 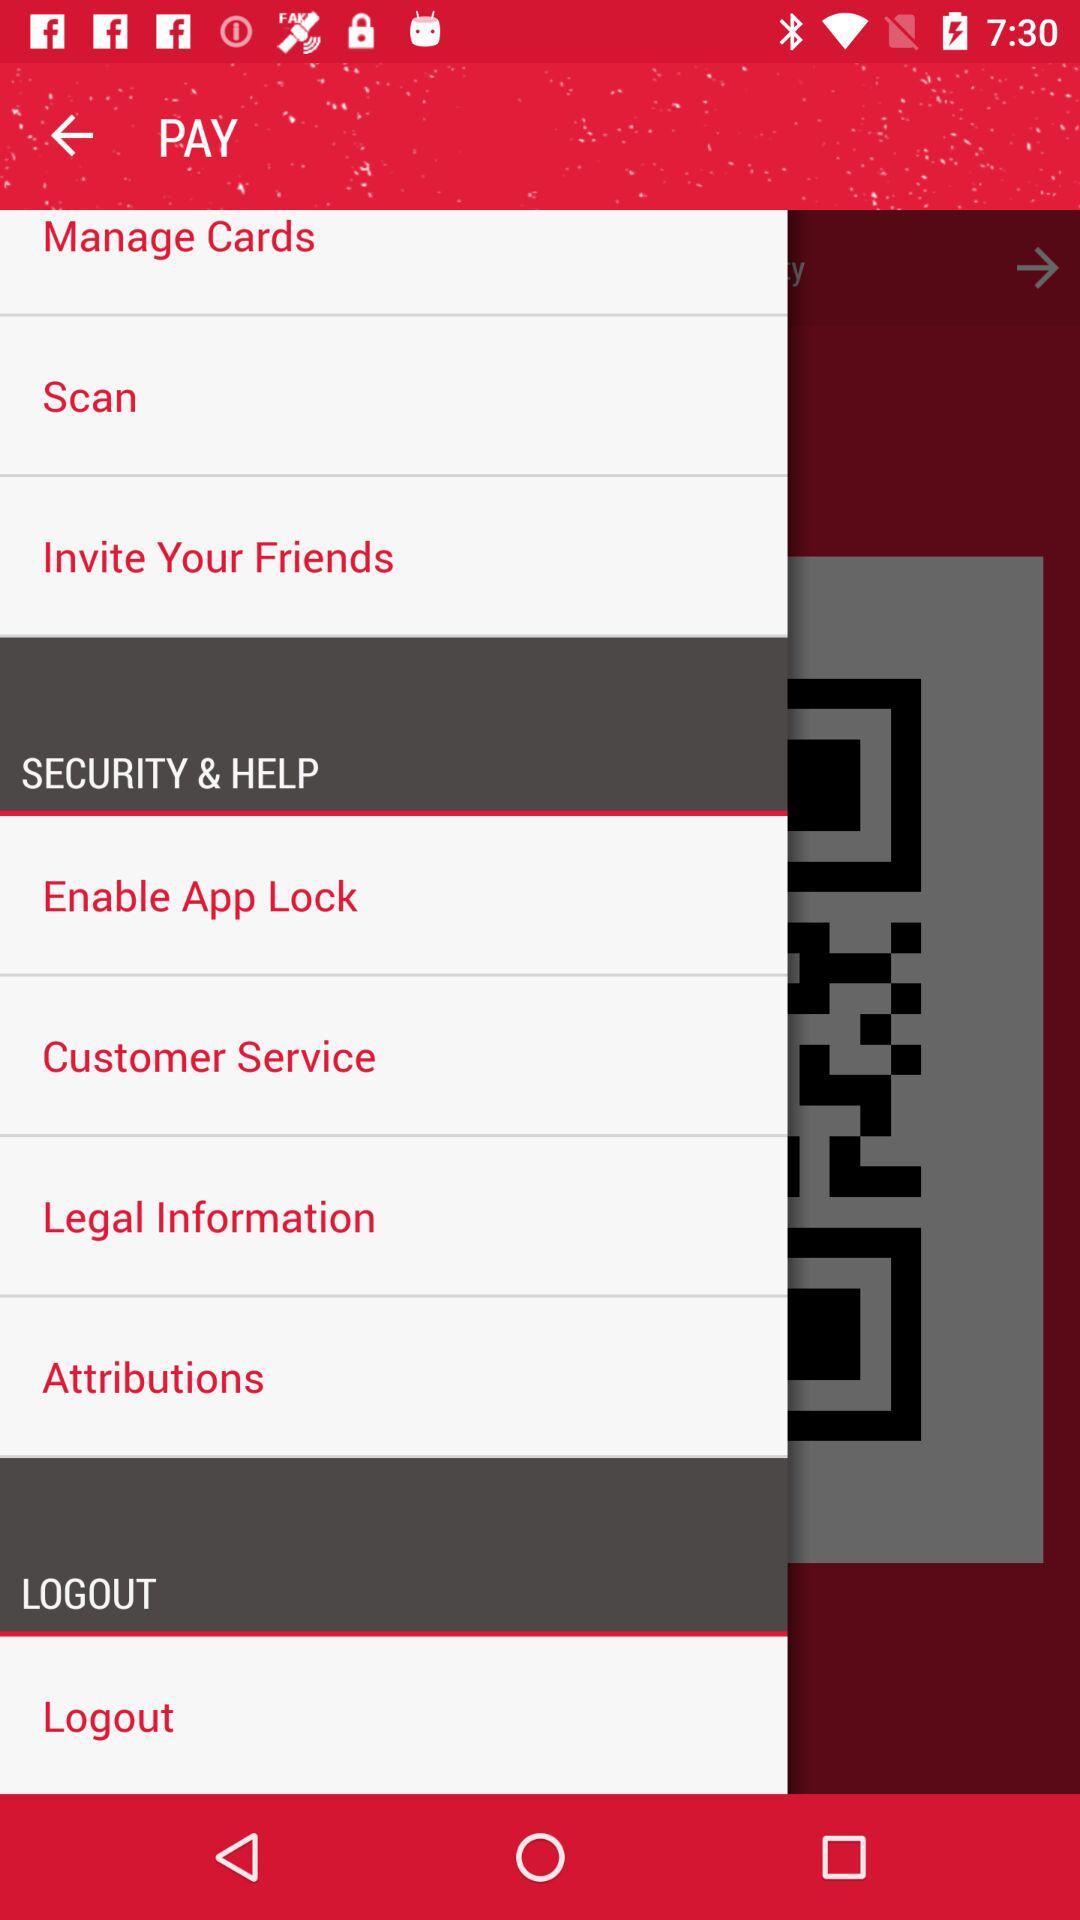 What do you see at coordinates (72, 135) in the screenshot?
I see `the item next to pay icon` at bounding box center [72, 135].